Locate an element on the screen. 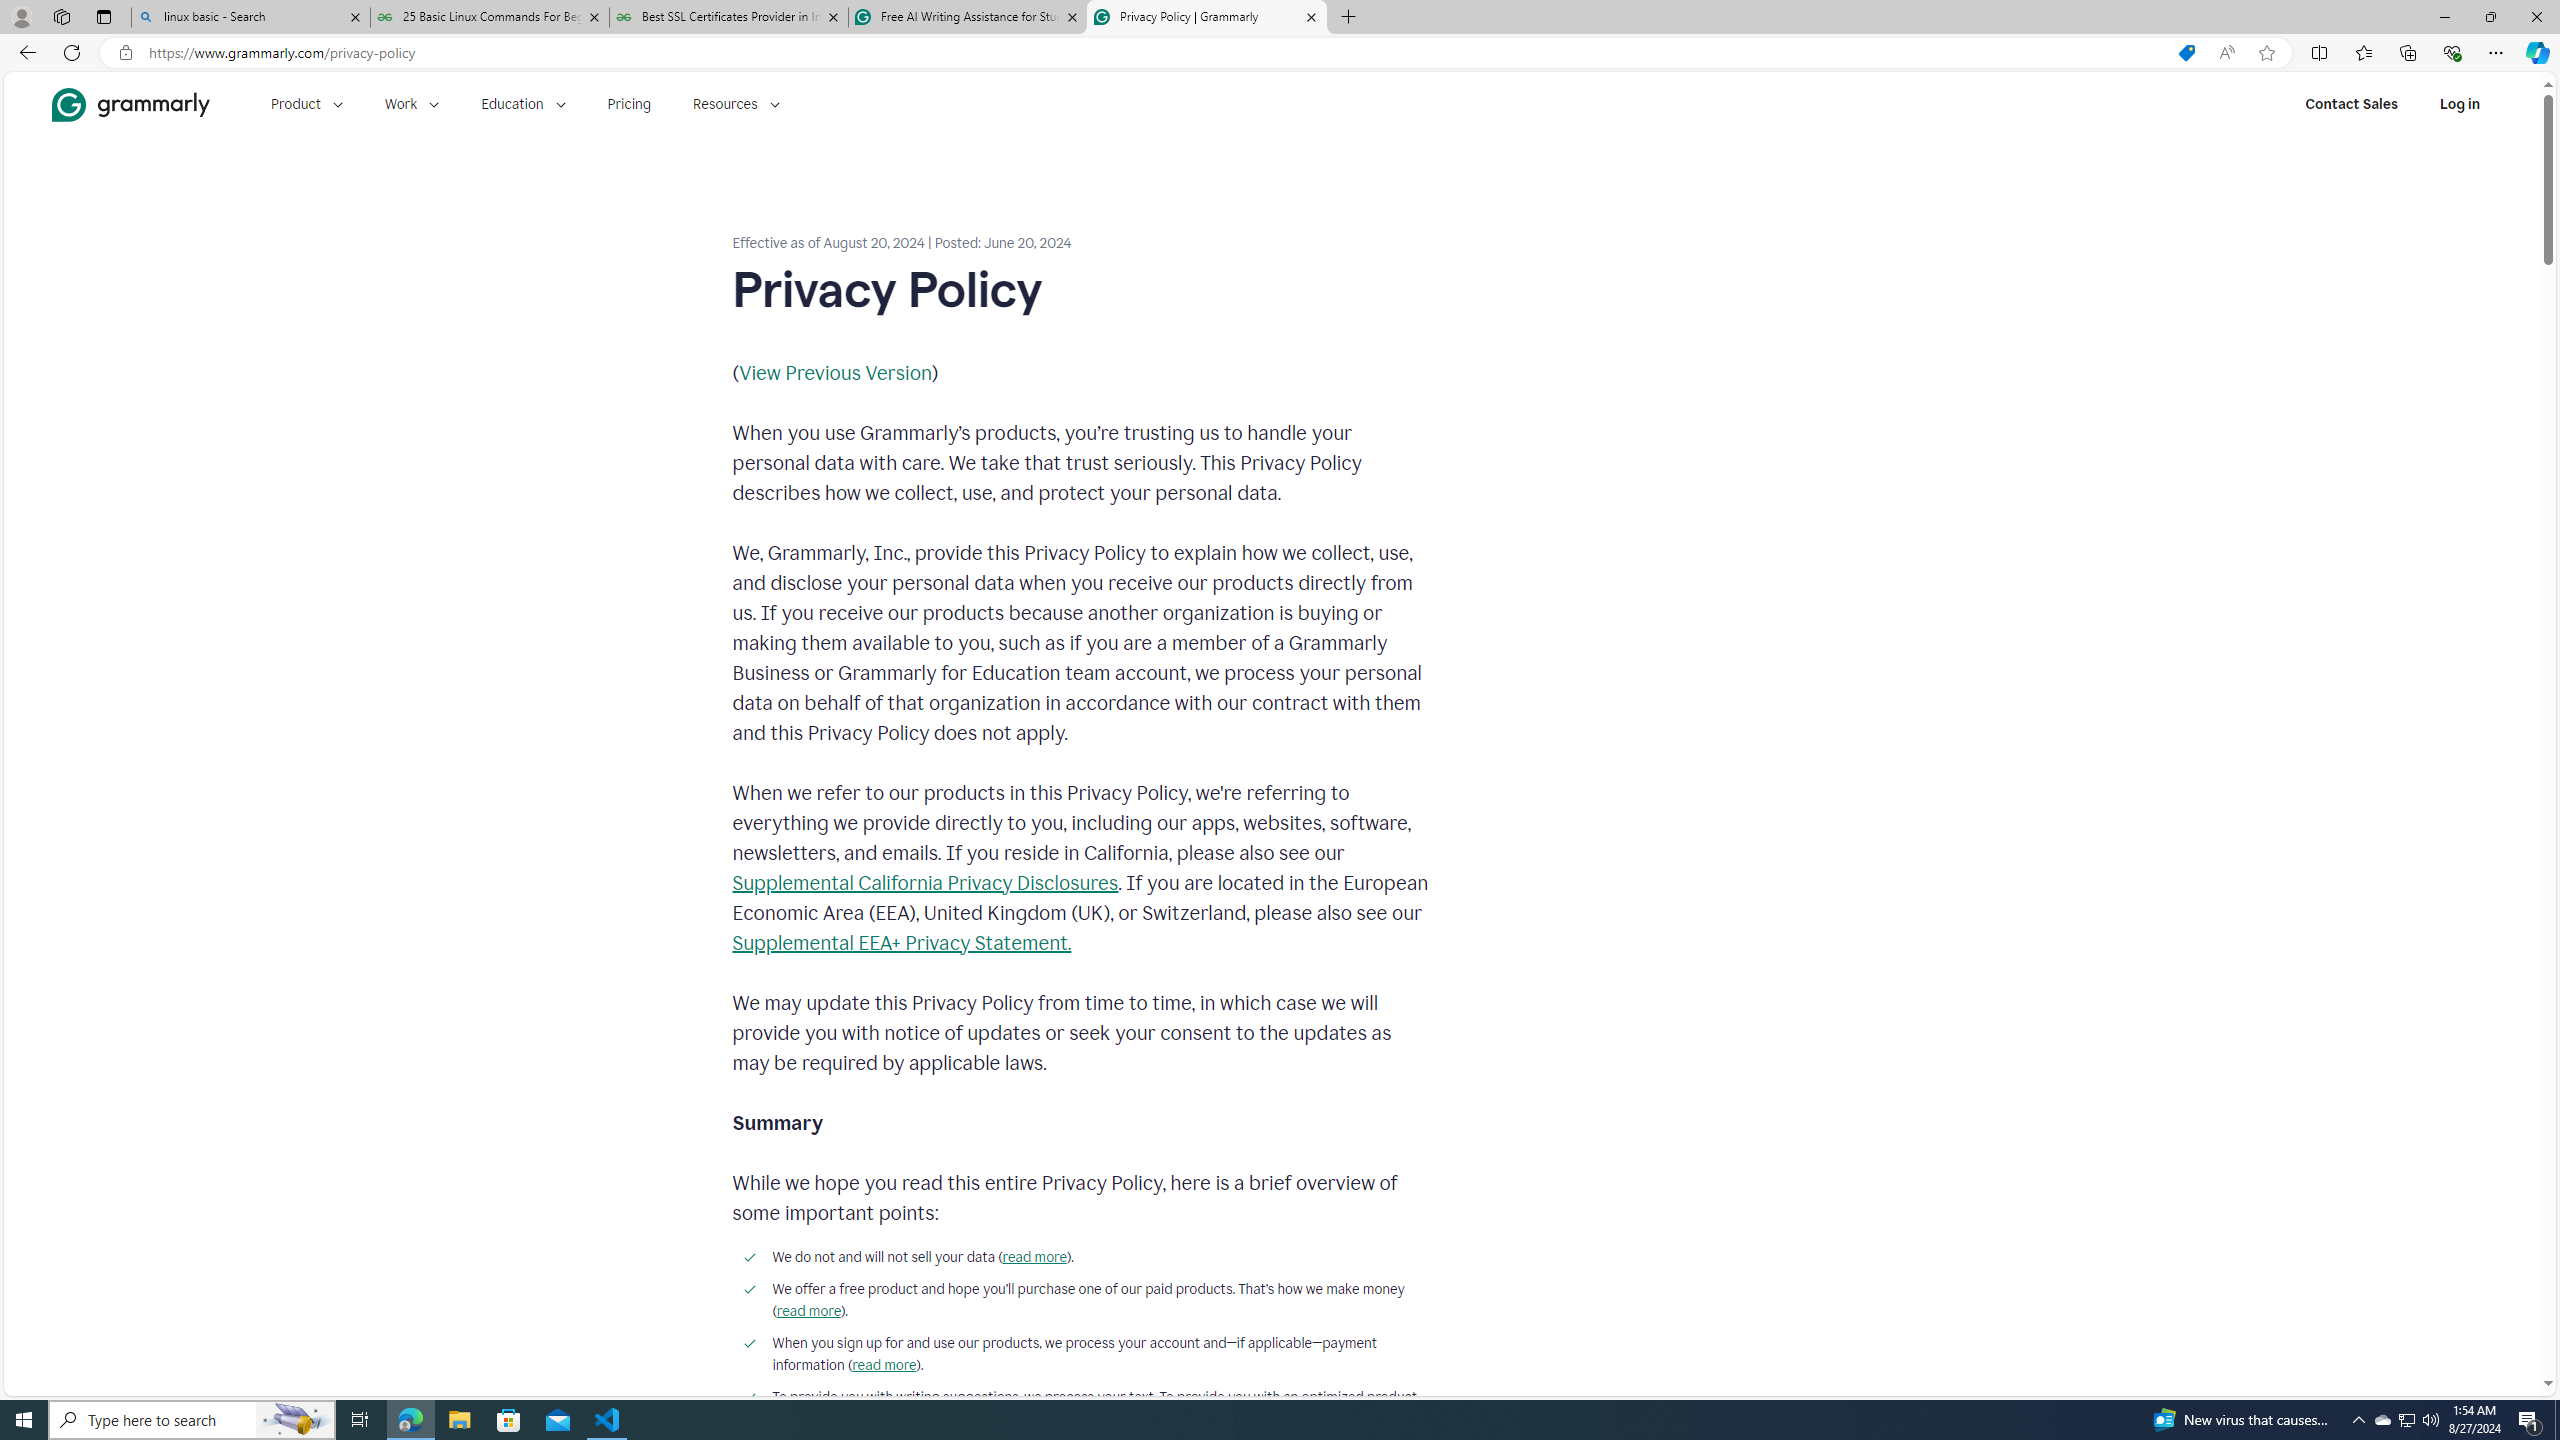  'Resources' is located at coordinates (737, 103).